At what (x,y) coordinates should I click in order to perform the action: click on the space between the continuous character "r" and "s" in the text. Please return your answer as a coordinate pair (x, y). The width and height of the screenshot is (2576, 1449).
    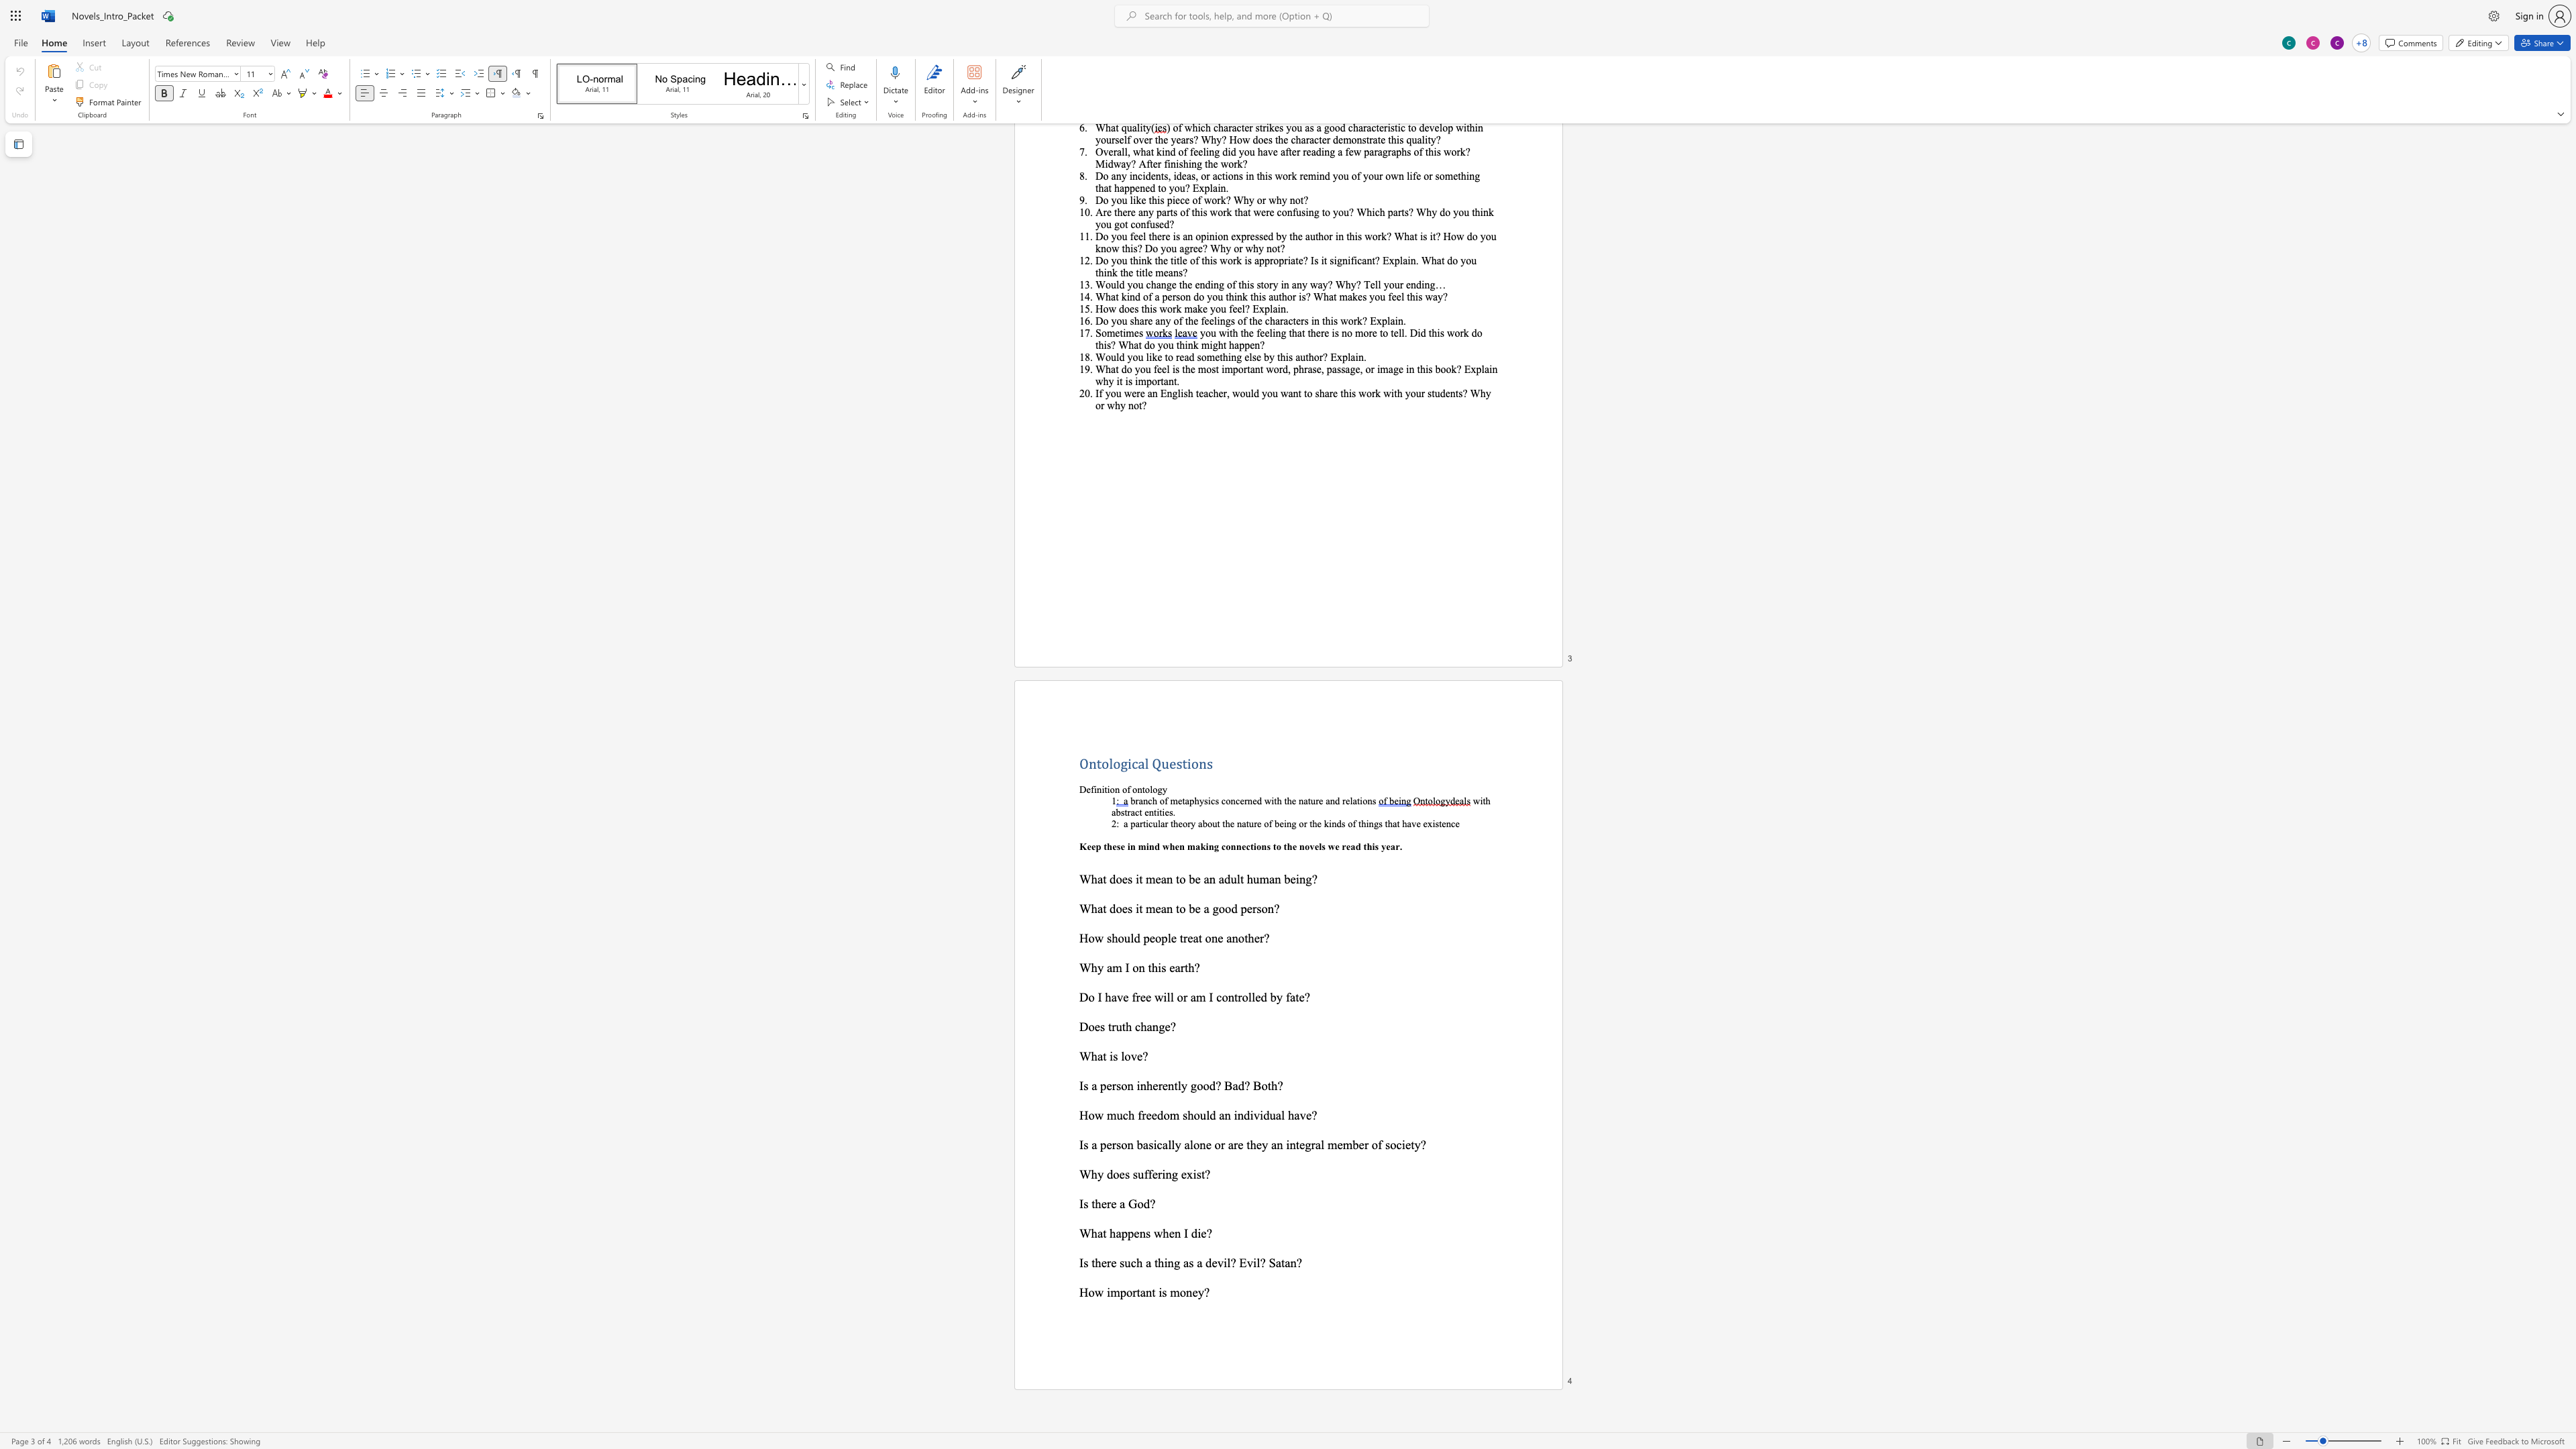
    Looking at the image, I should click on (1256, 907).